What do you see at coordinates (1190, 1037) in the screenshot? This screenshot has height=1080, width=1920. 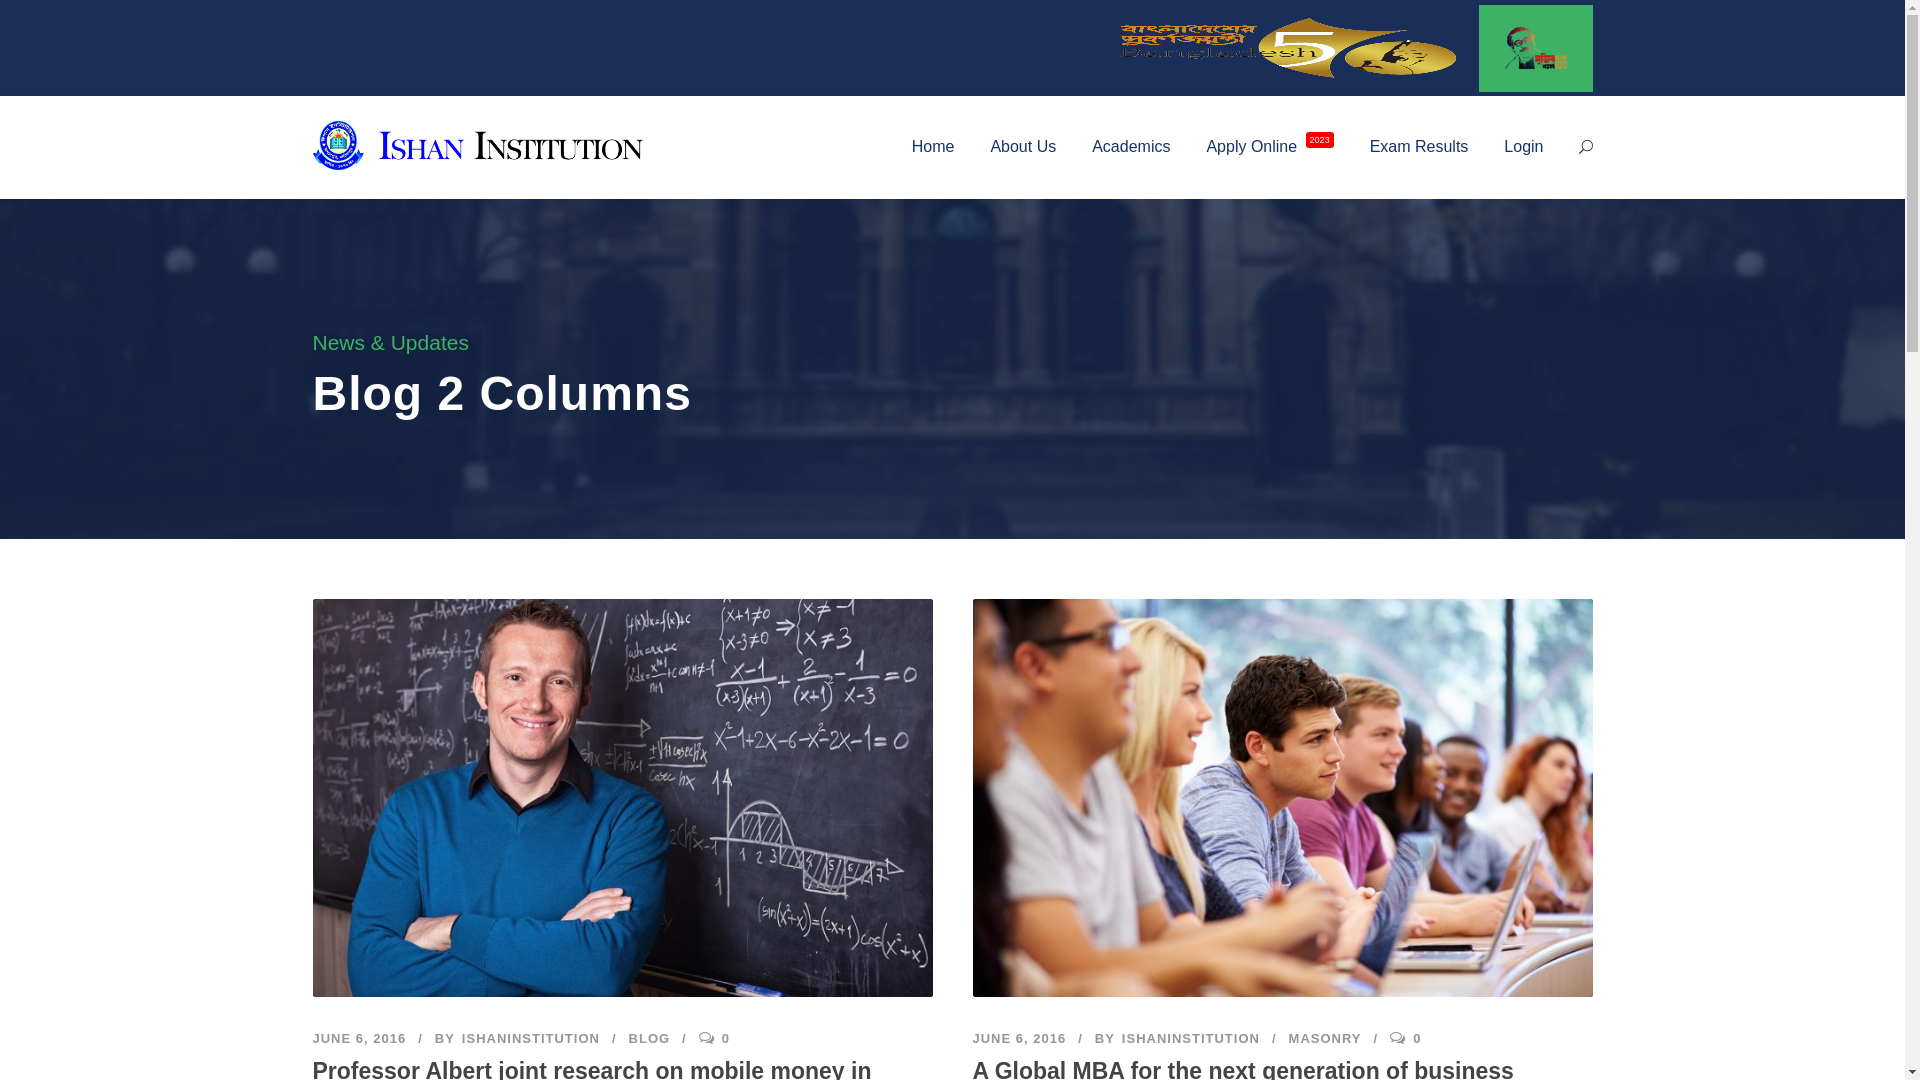 I see `'ISHANINSTITUTION'` at bounding box center [1190, 1037].